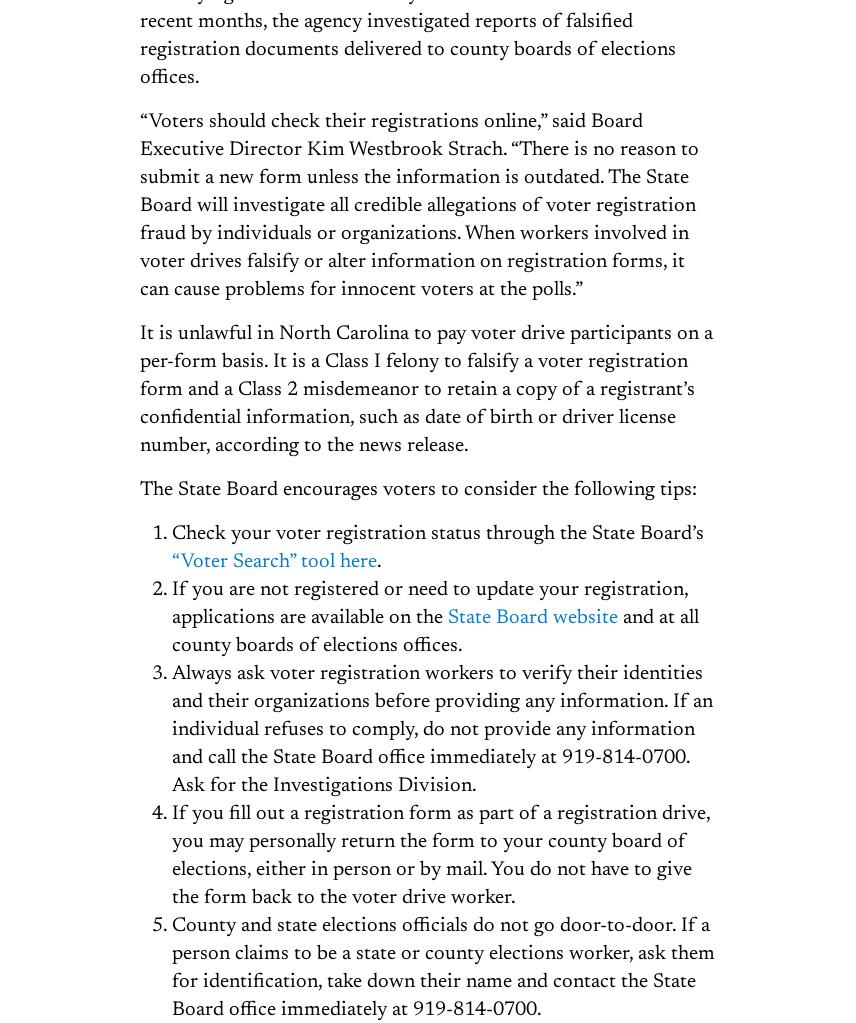  Describe the element at coordinates (623, 754) in the screenshot. I see `'Ethics Policy'` at that location.